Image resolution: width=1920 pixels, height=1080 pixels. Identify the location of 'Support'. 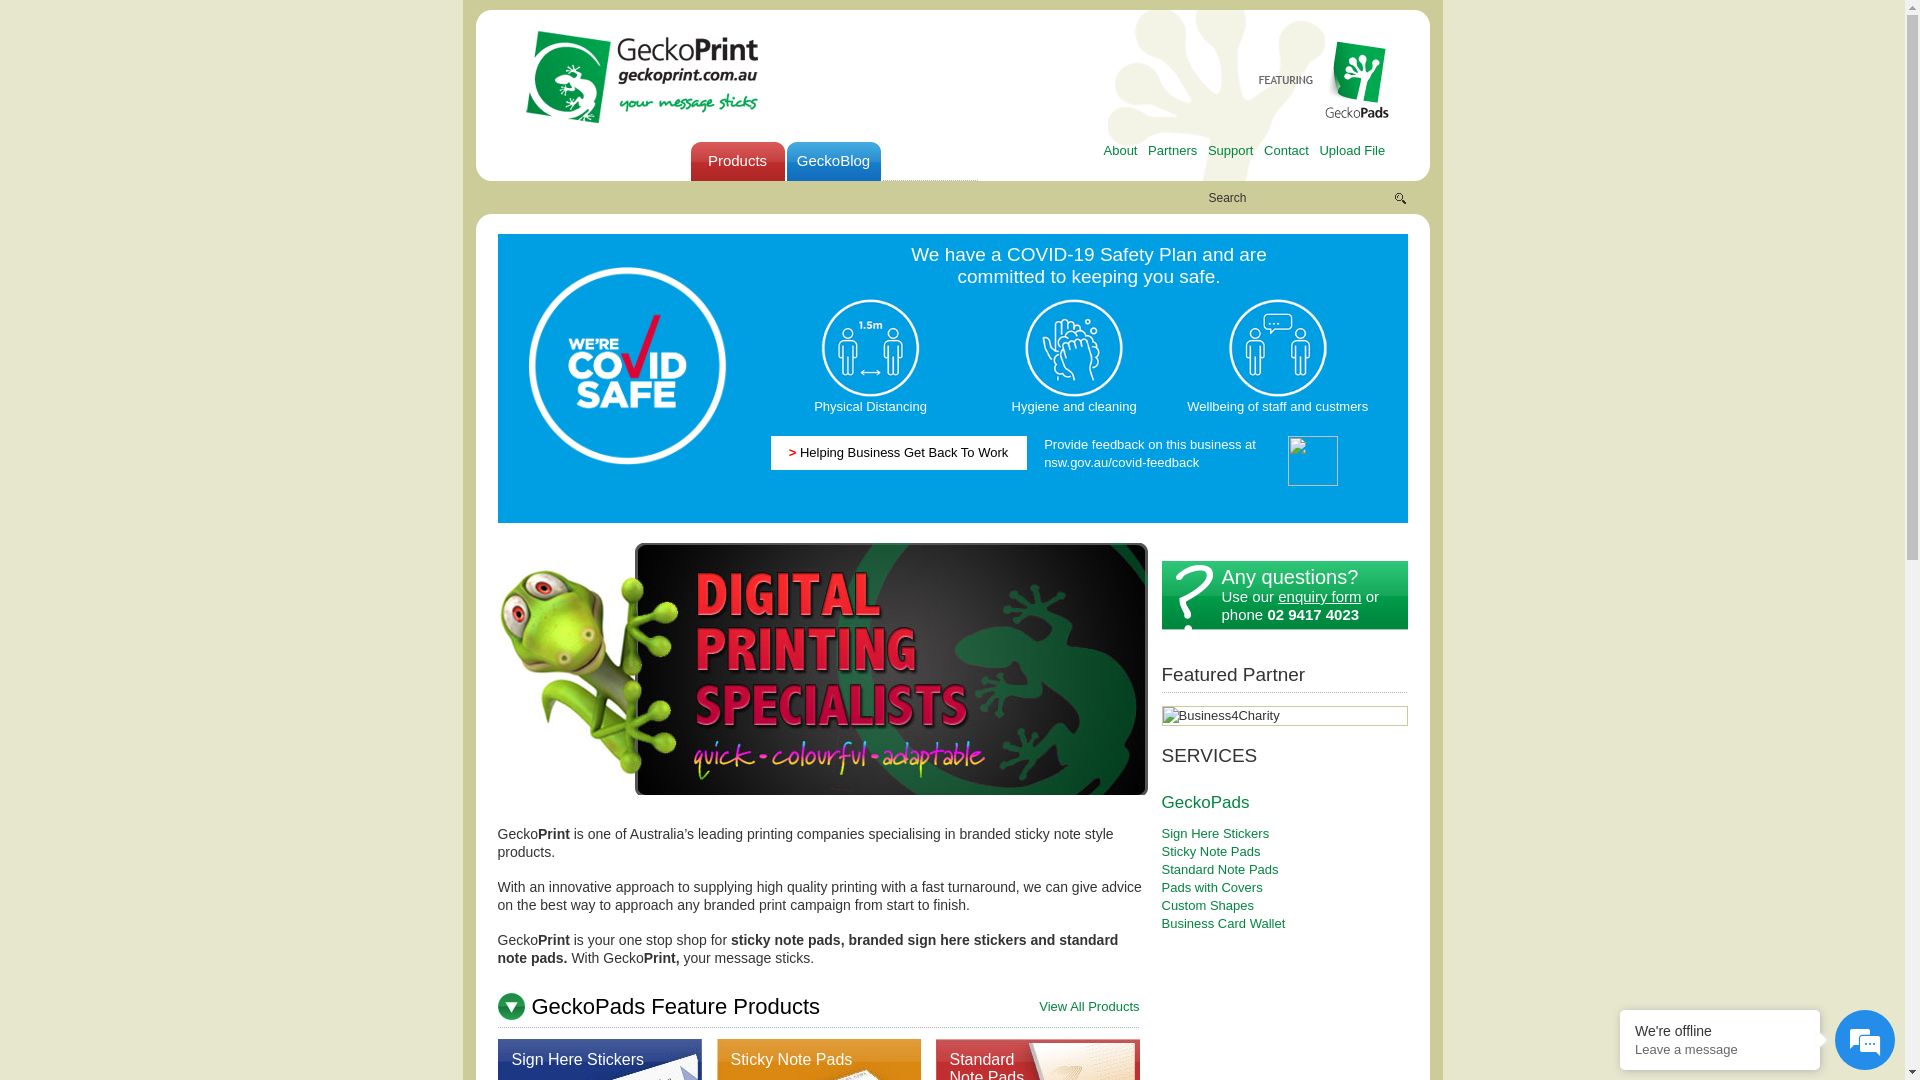
(1229, 149).